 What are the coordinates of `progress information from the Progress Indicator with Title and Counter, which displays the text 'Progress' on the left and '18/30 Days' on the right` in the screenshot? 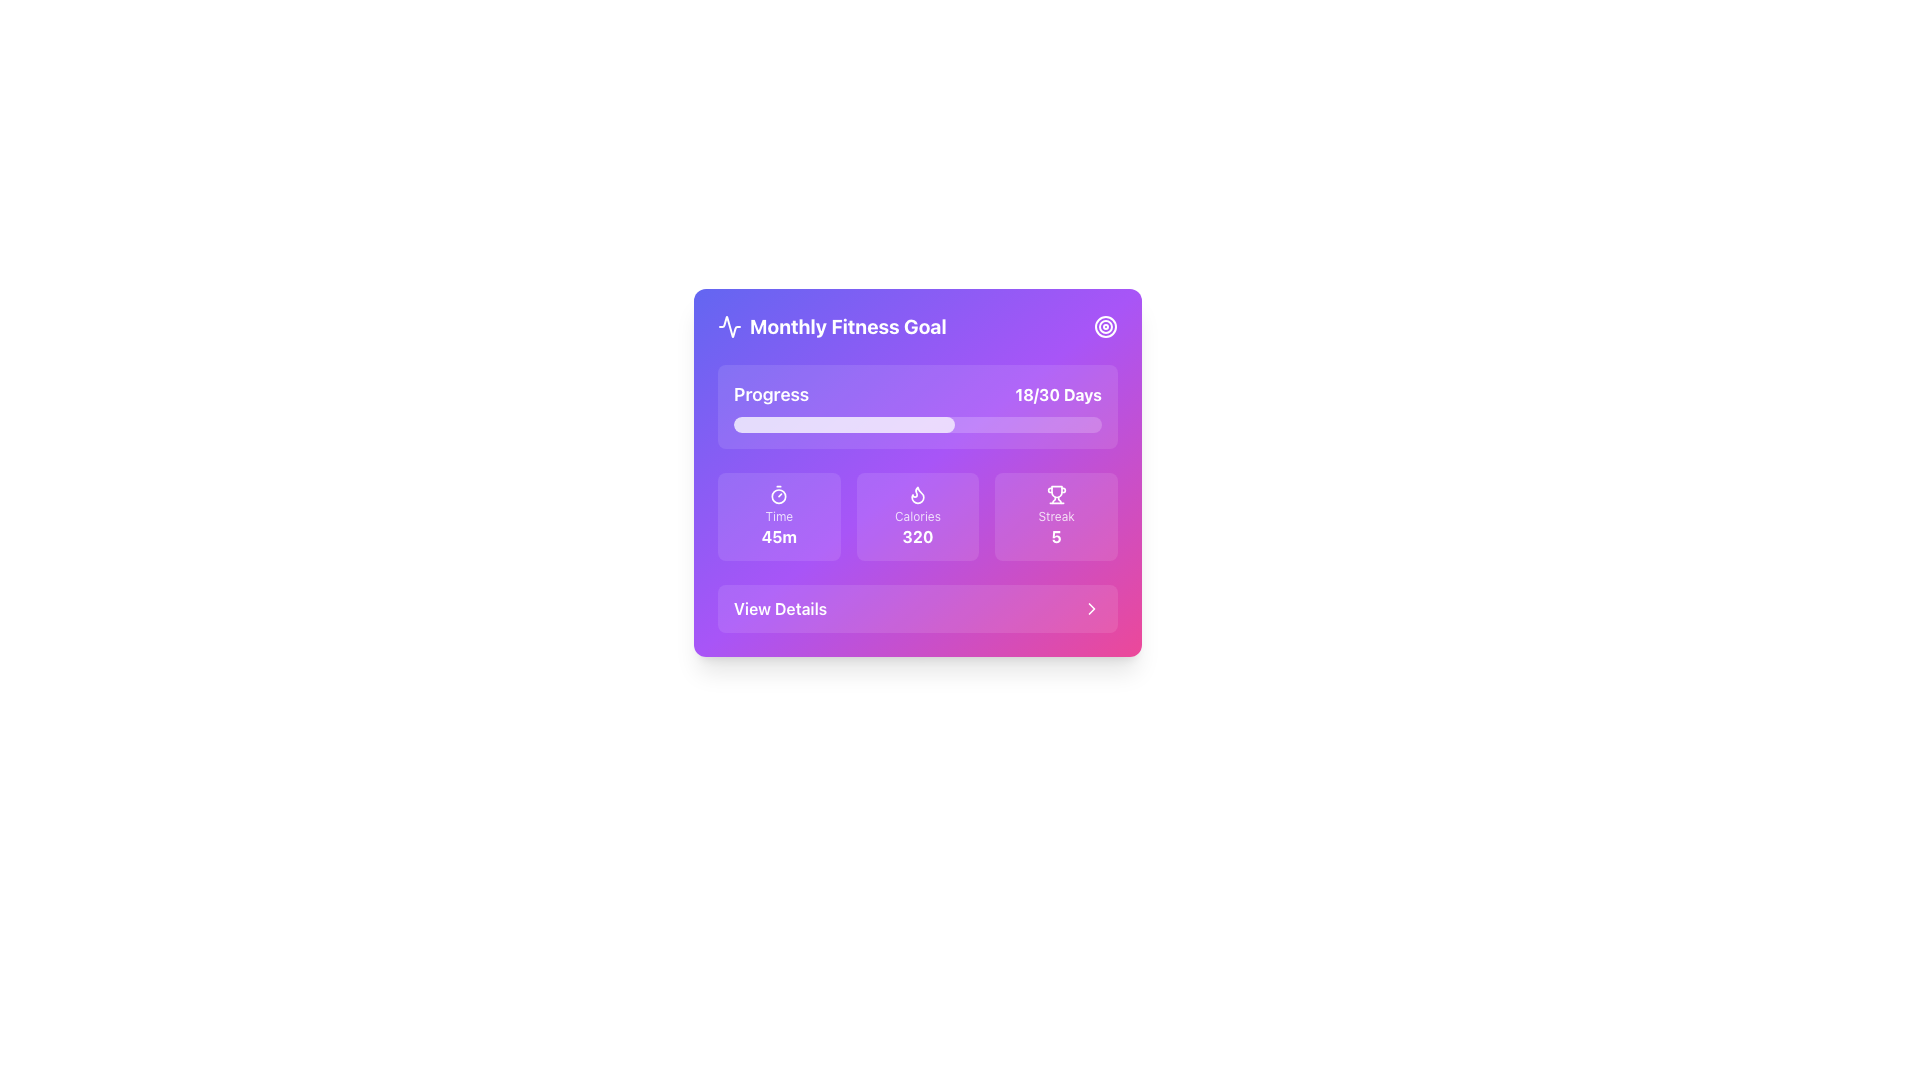 It's located at (916, 406).